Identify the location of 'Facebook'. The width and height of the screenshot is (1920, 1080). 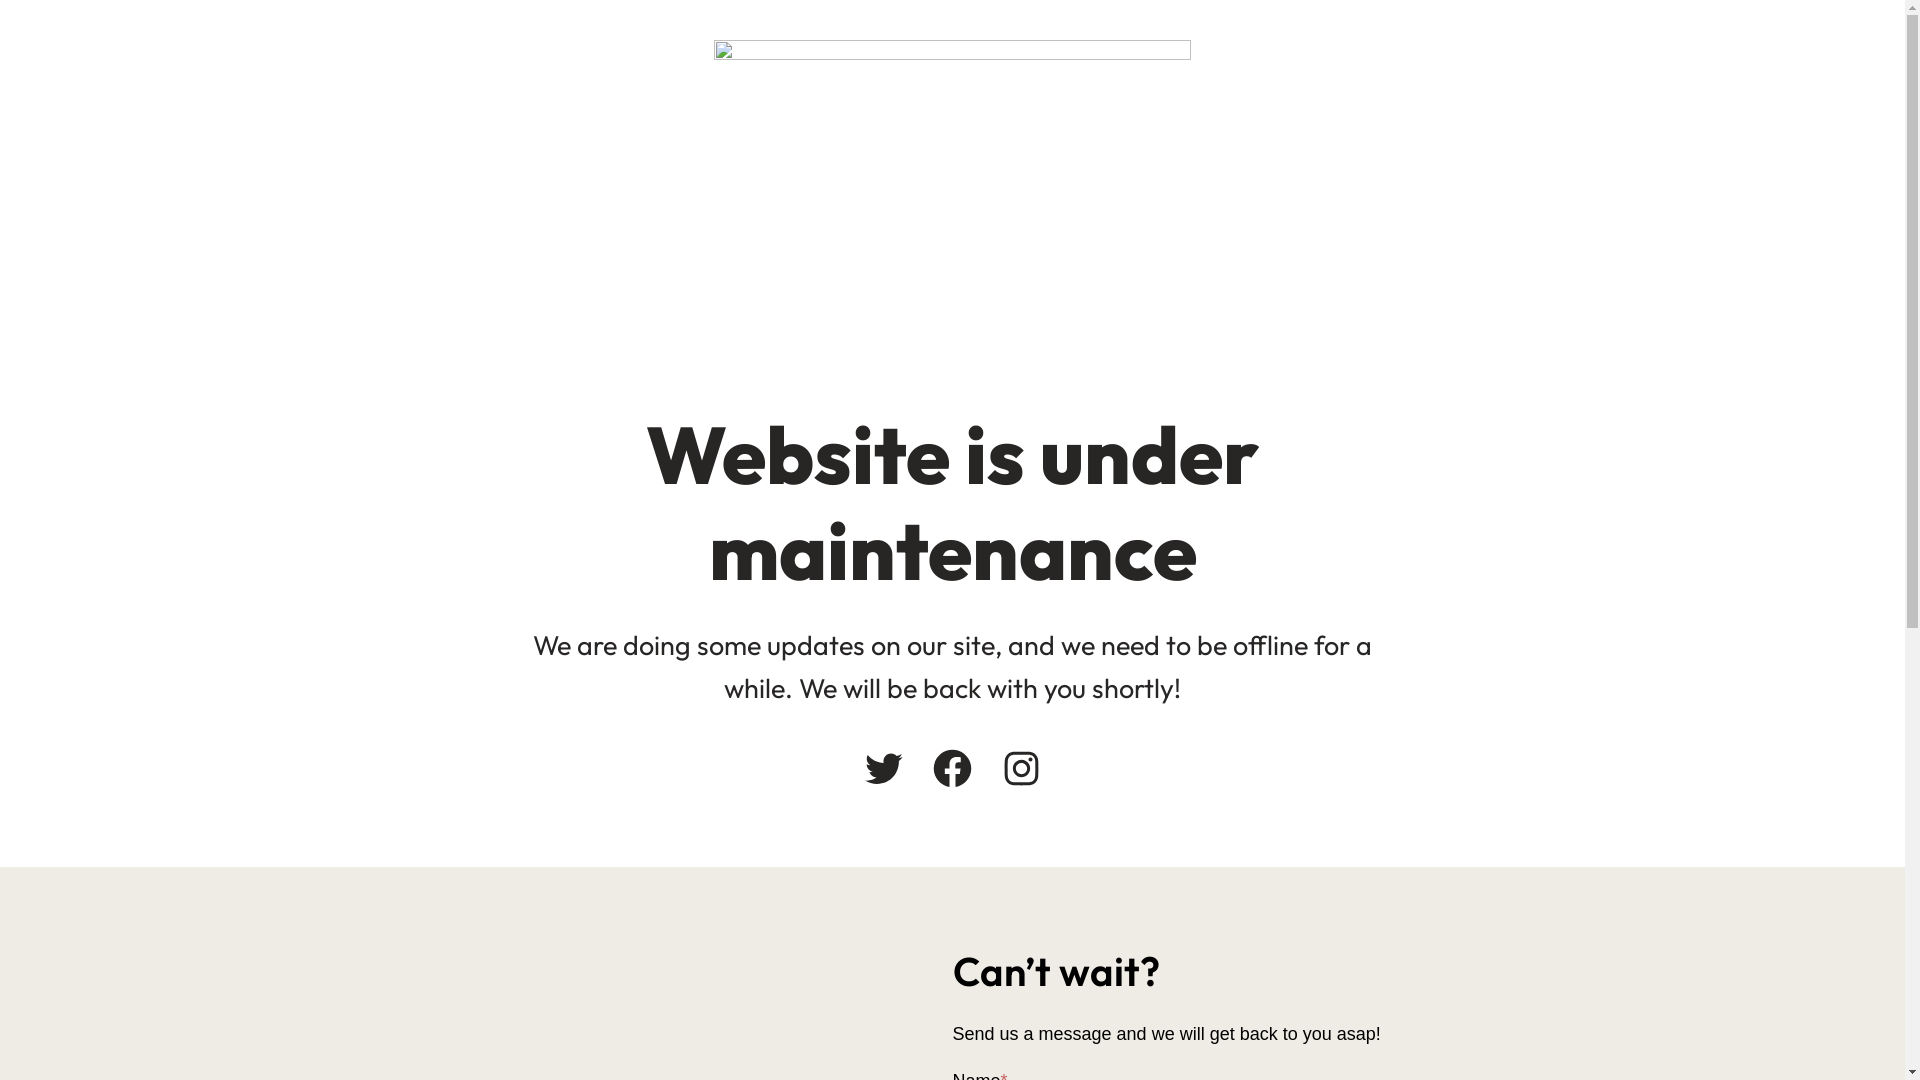
(951, 767).